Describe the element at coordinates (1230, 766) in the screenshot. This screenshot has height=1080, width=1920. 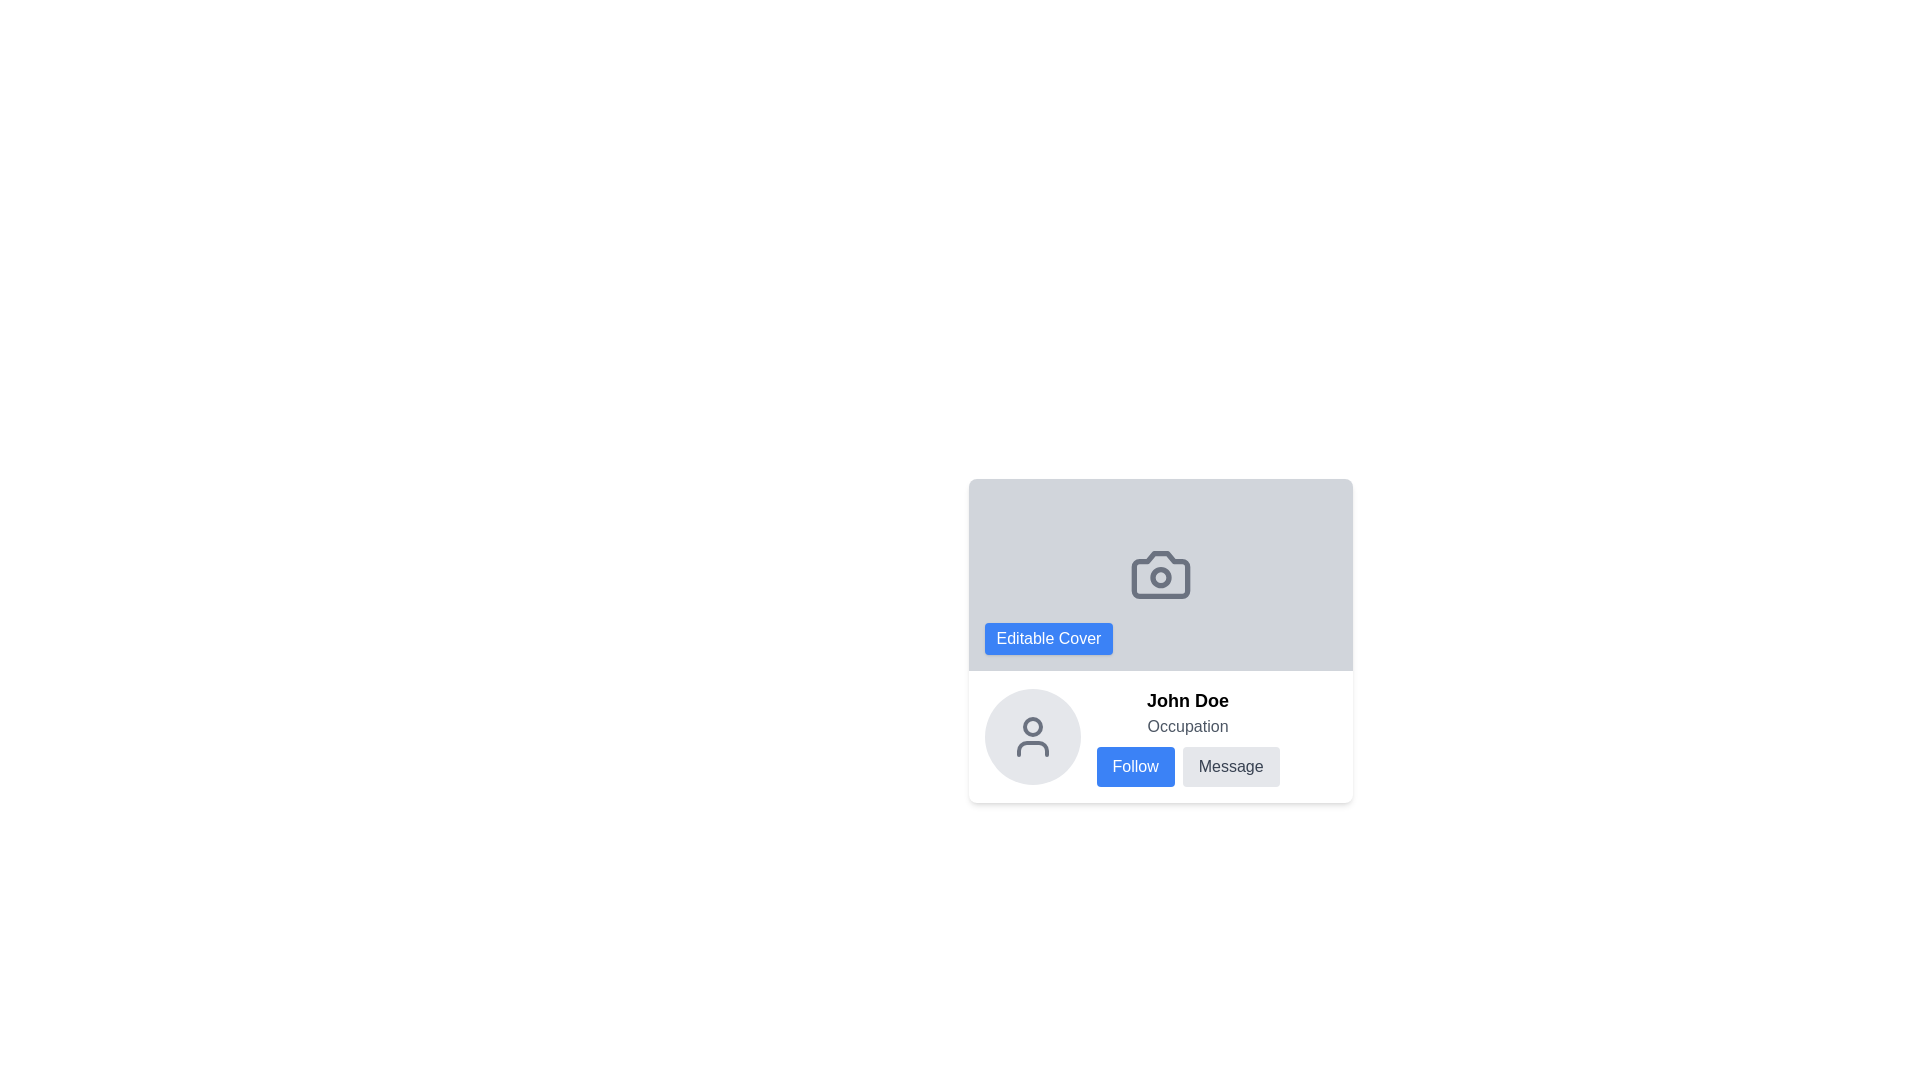
I see `the second button in the horizontal group, which is located to the right of the 'Follow' button, to change its background color` at that location.